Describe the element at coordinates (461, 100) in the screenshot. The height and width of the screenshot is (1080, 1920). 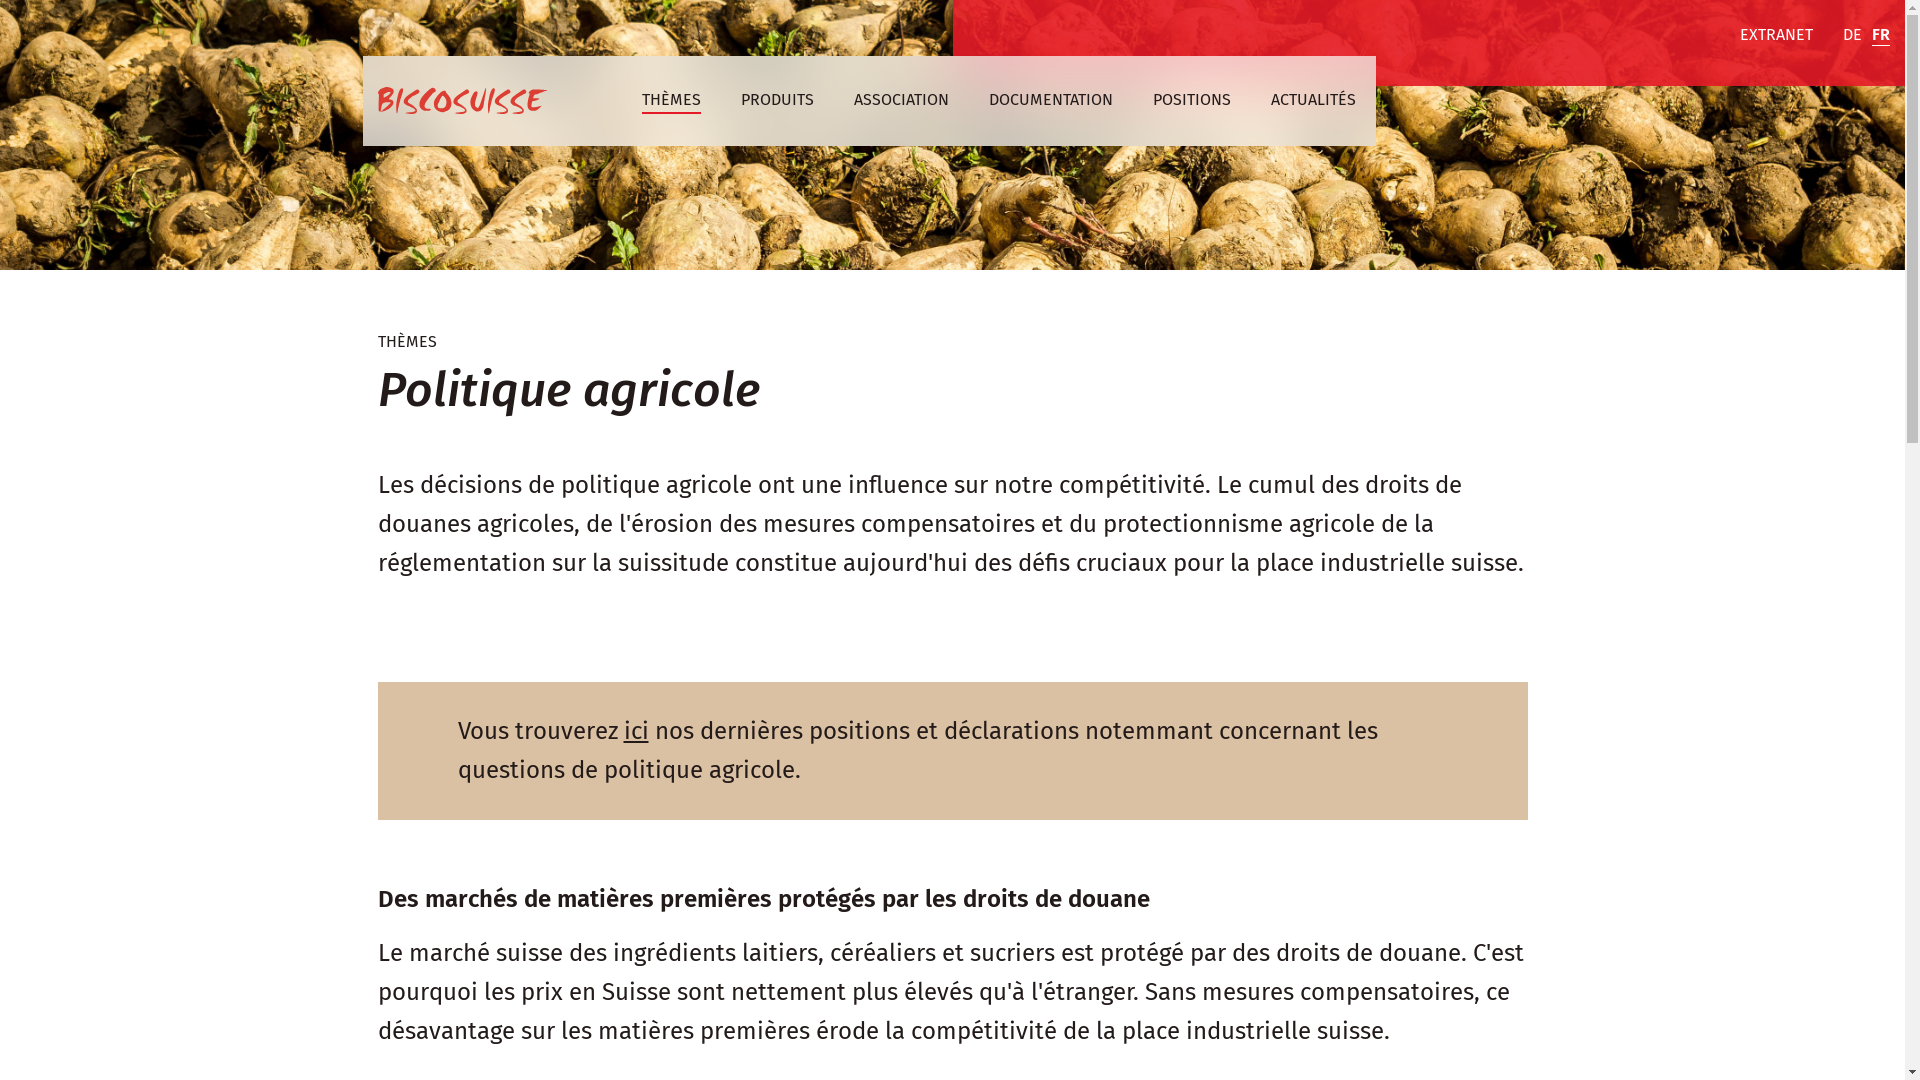
I see `'Home'` at that location.